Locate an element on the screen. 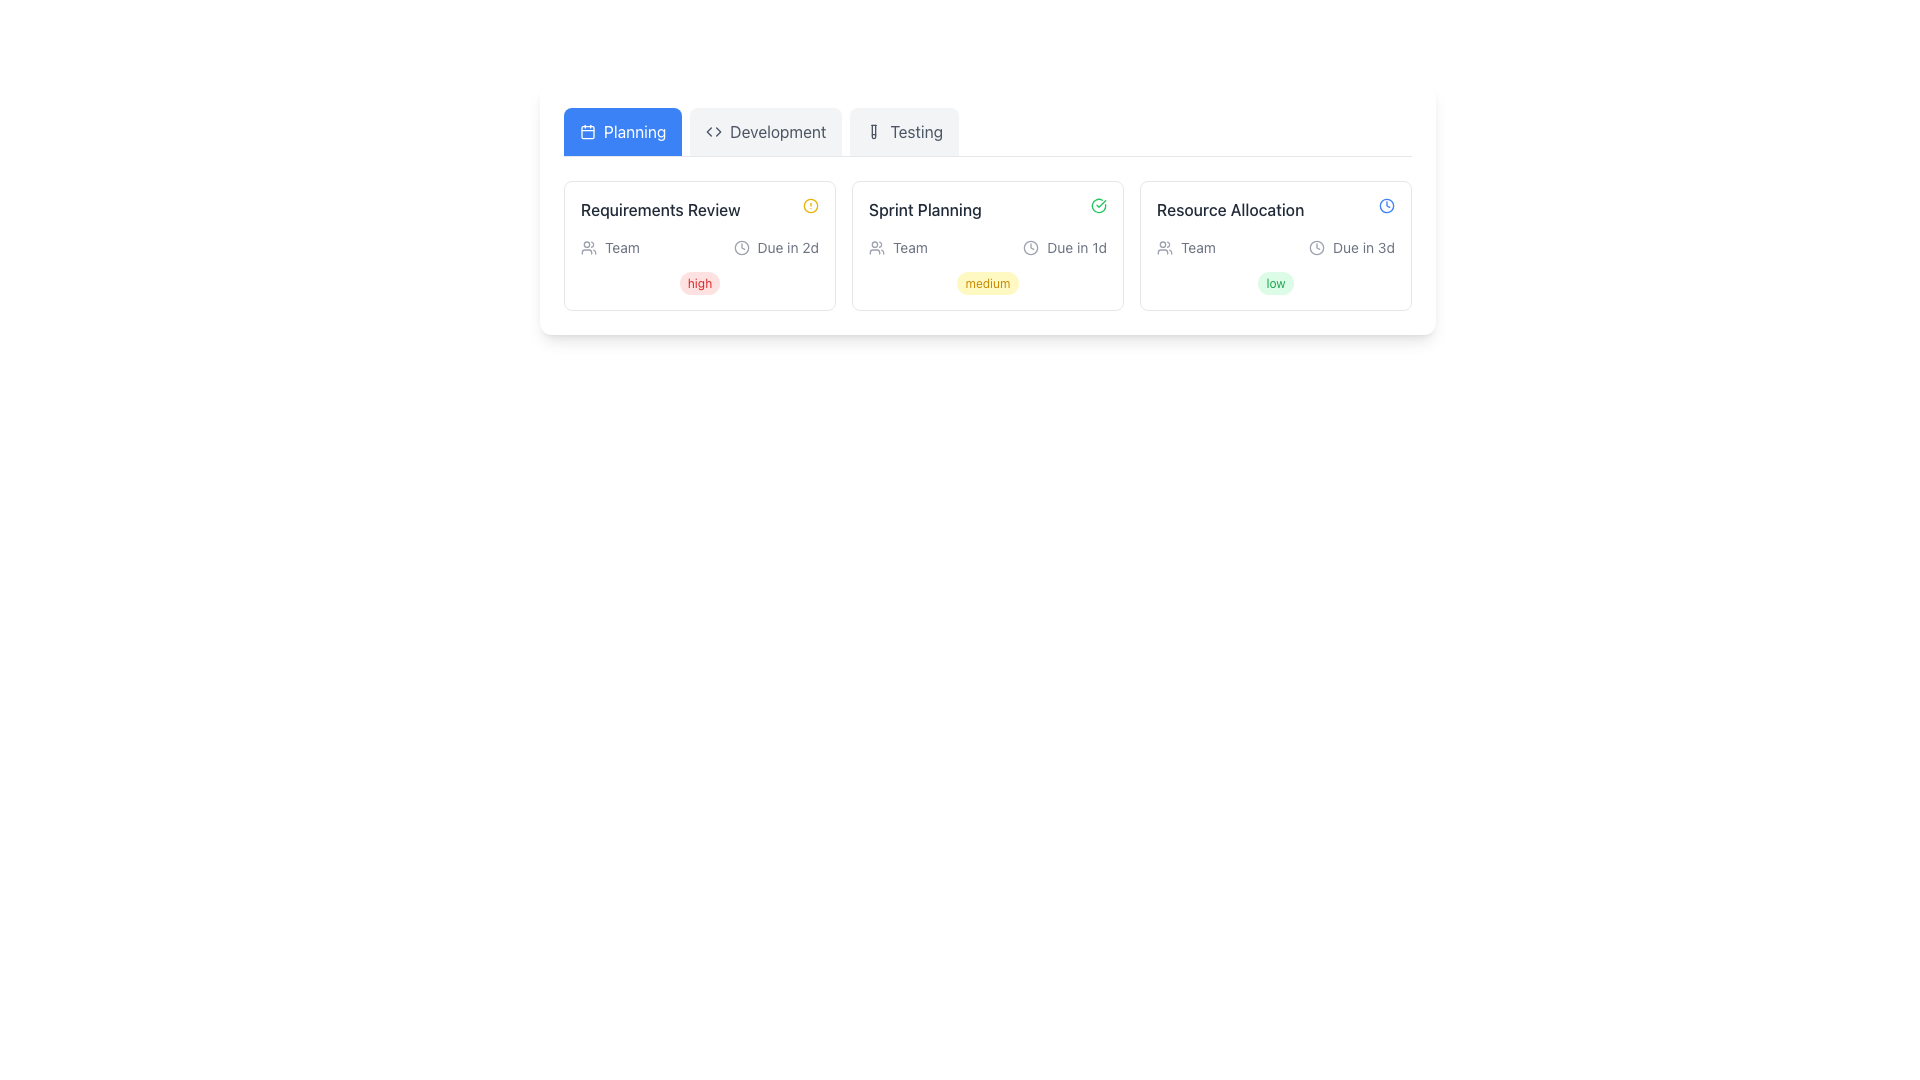 The image size is (1920, 1080). text from the 'Sprint Planning' label, which is styled as a bold header in gray color, located at the top-center of the second card under the 'Planning' tab is located at coordinates (924, 209).